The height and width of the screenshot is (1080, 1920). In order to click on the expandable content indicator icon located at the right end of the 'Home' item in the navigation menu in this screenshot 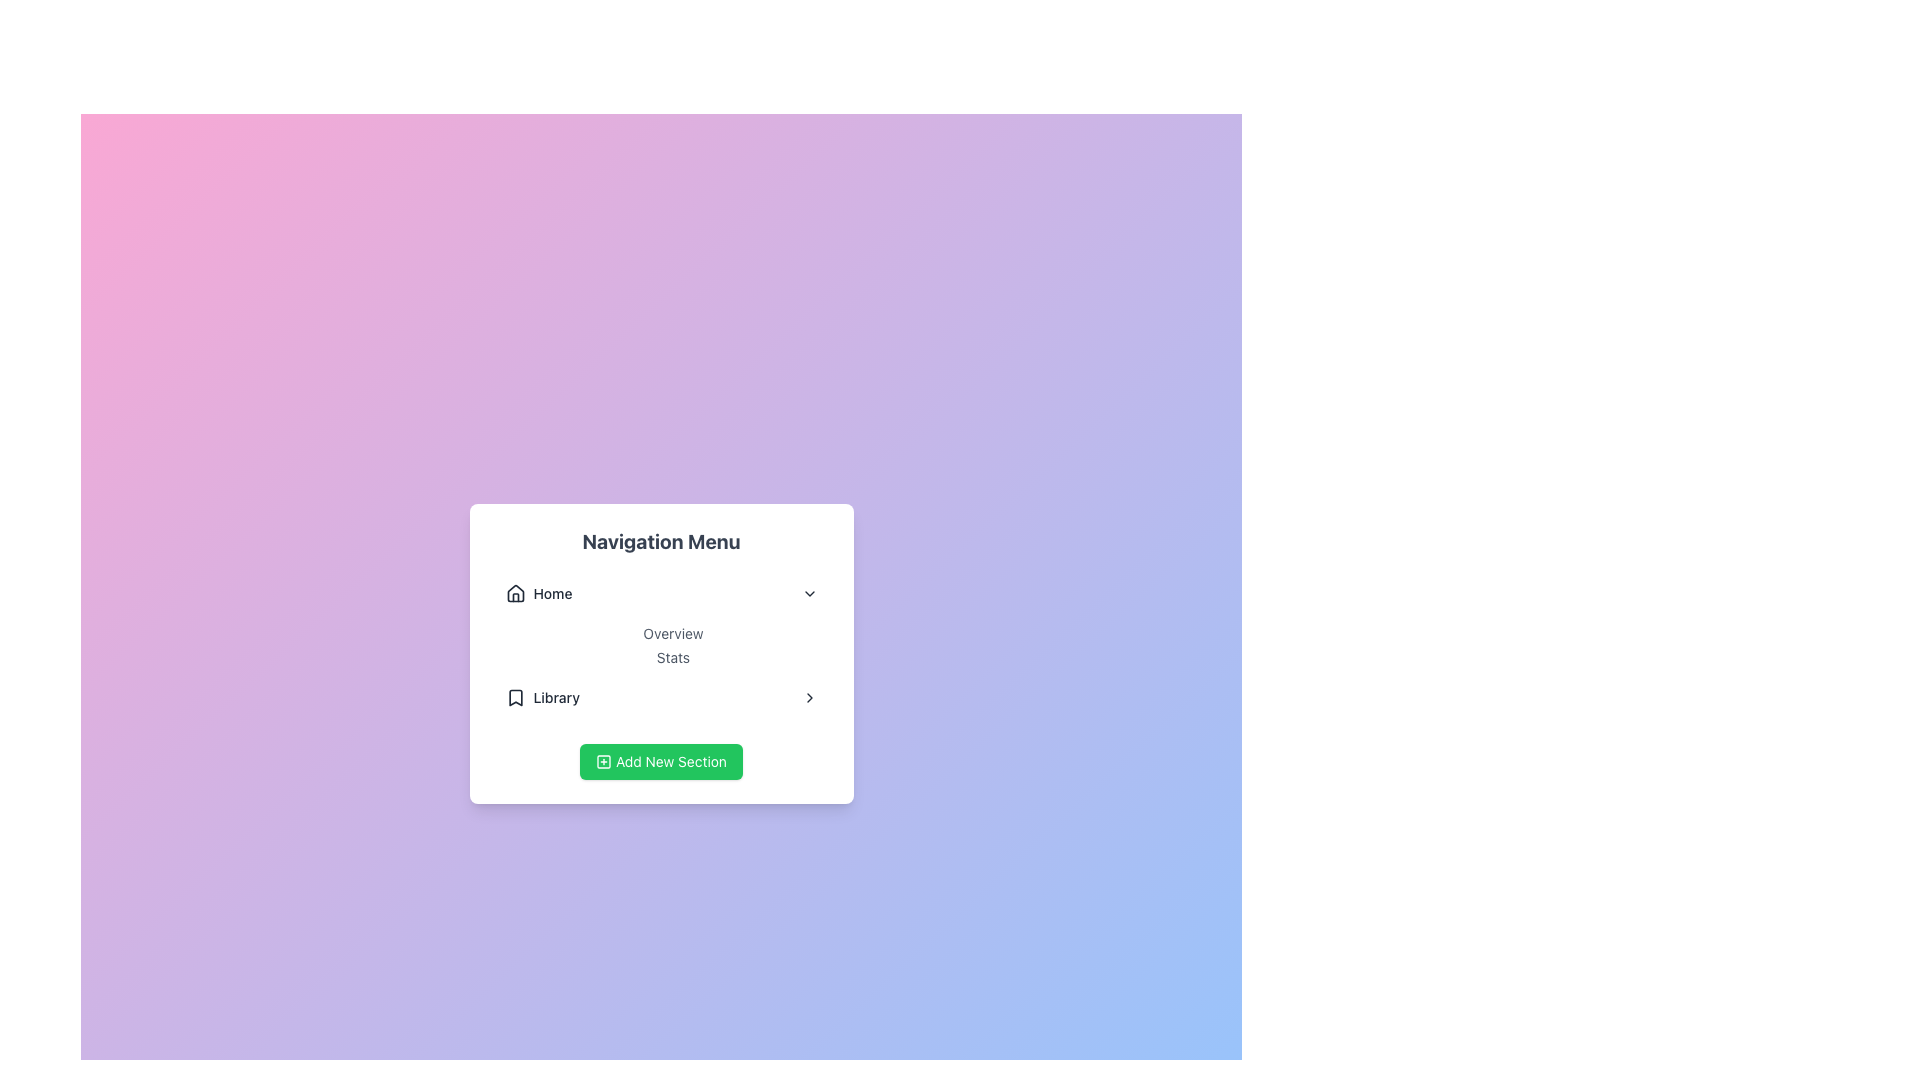, I will do `click(809, 593)`.